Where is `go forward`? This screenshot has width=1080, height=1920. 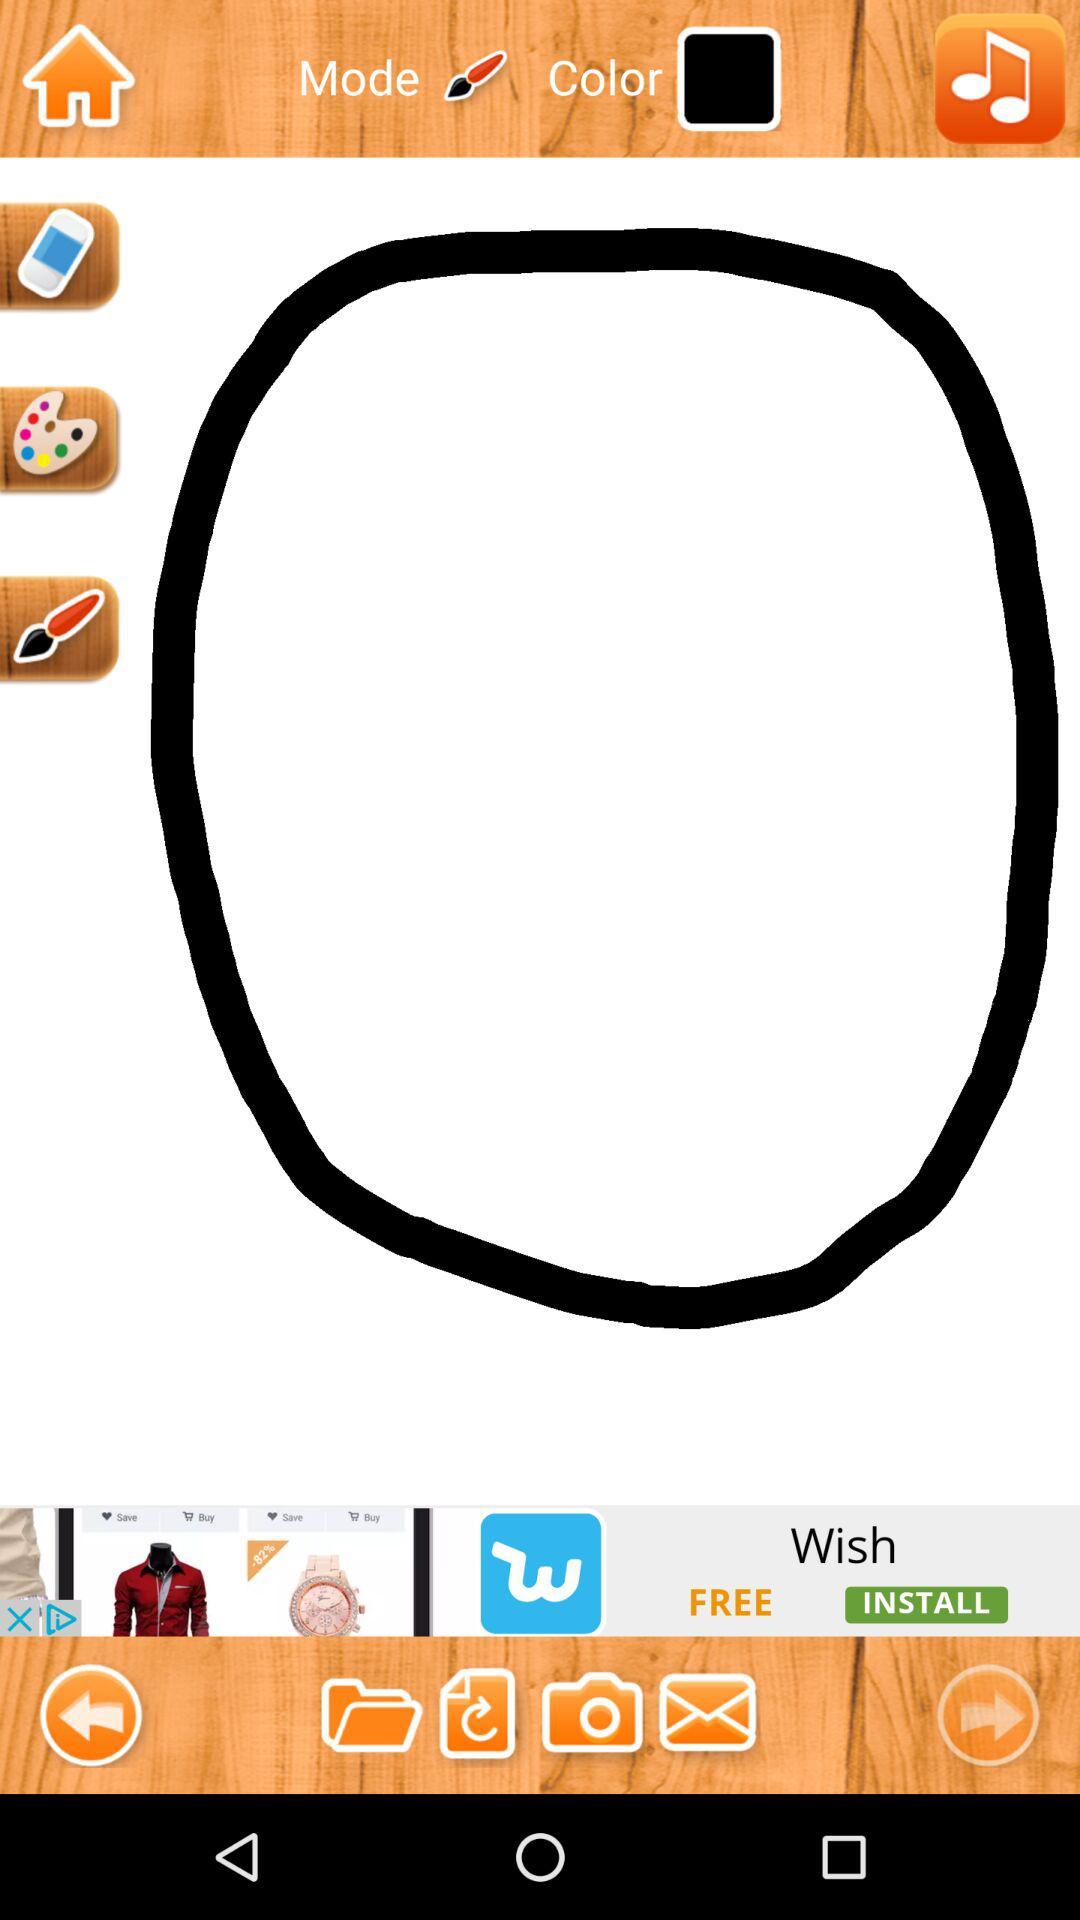
go forward is located at coordinates (996, 1714).